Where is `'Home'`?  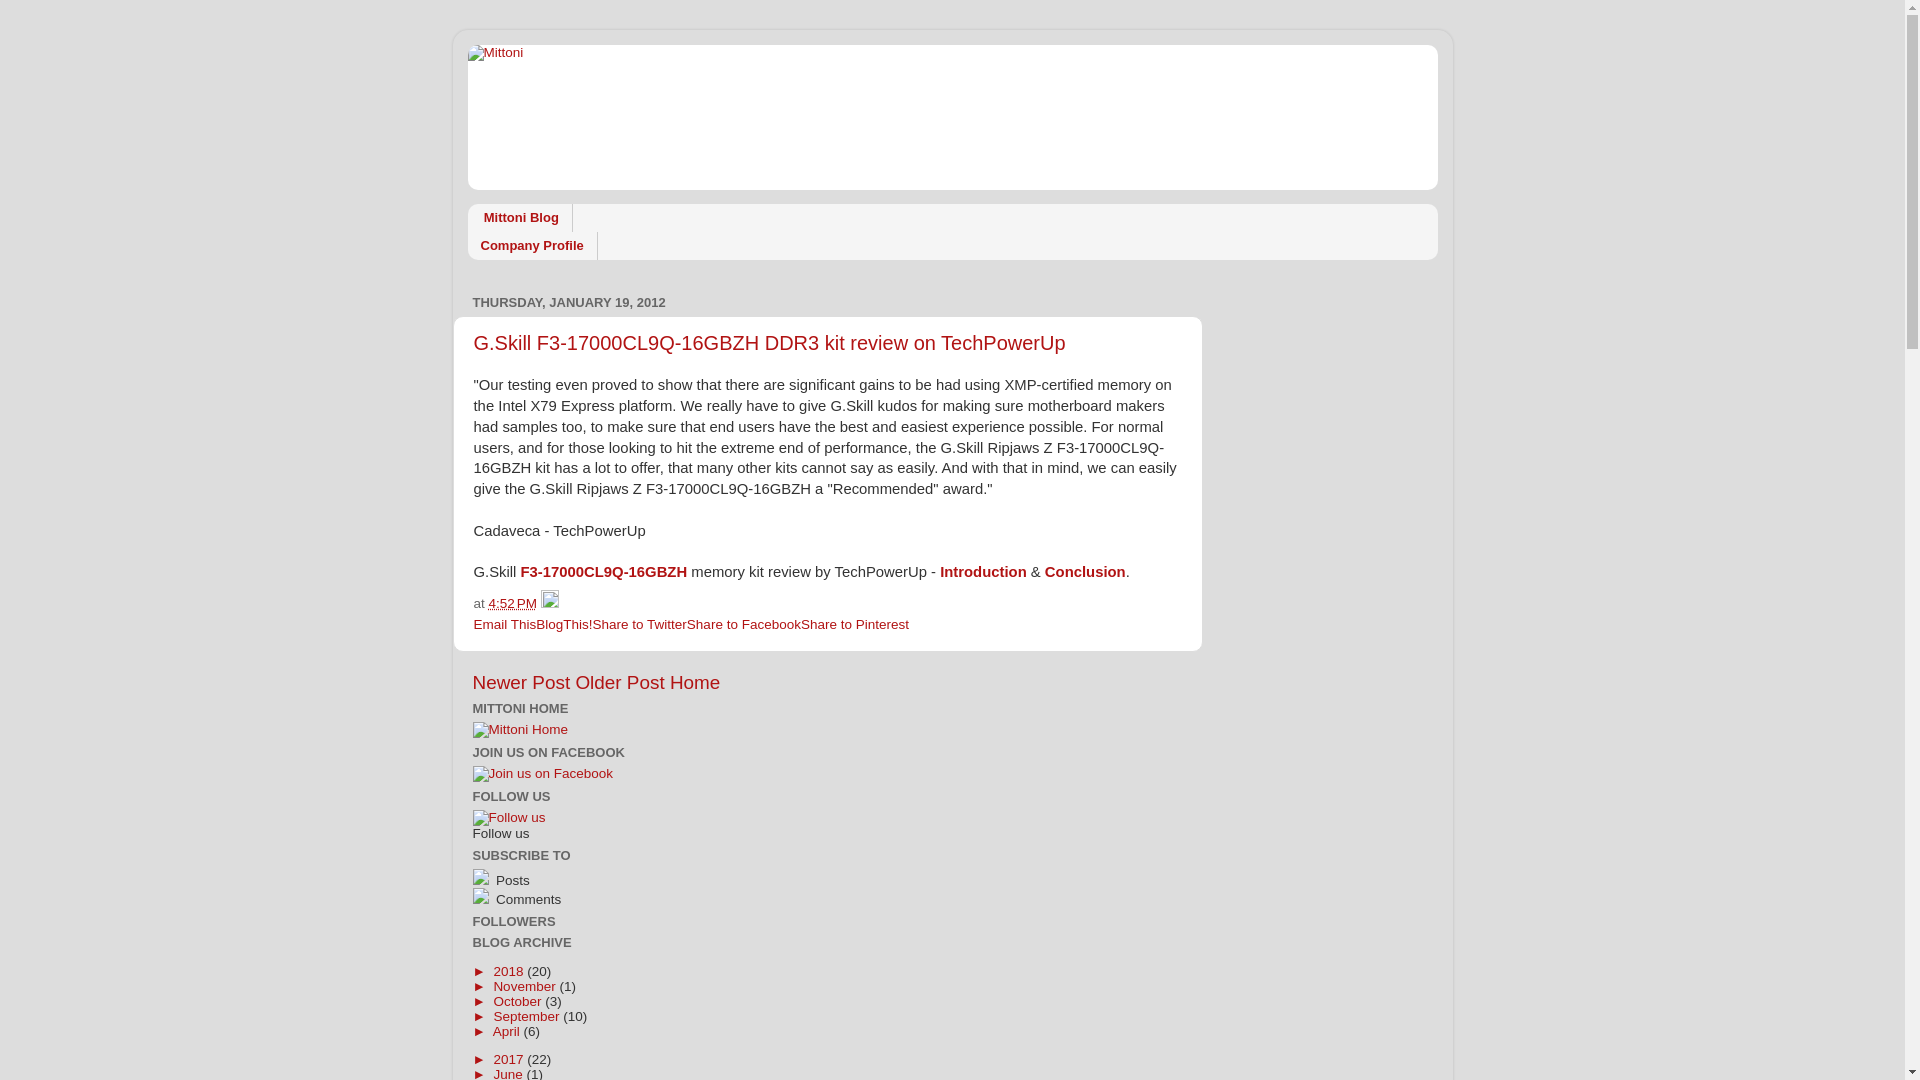 'Home' is located at coordinates (695, 681).